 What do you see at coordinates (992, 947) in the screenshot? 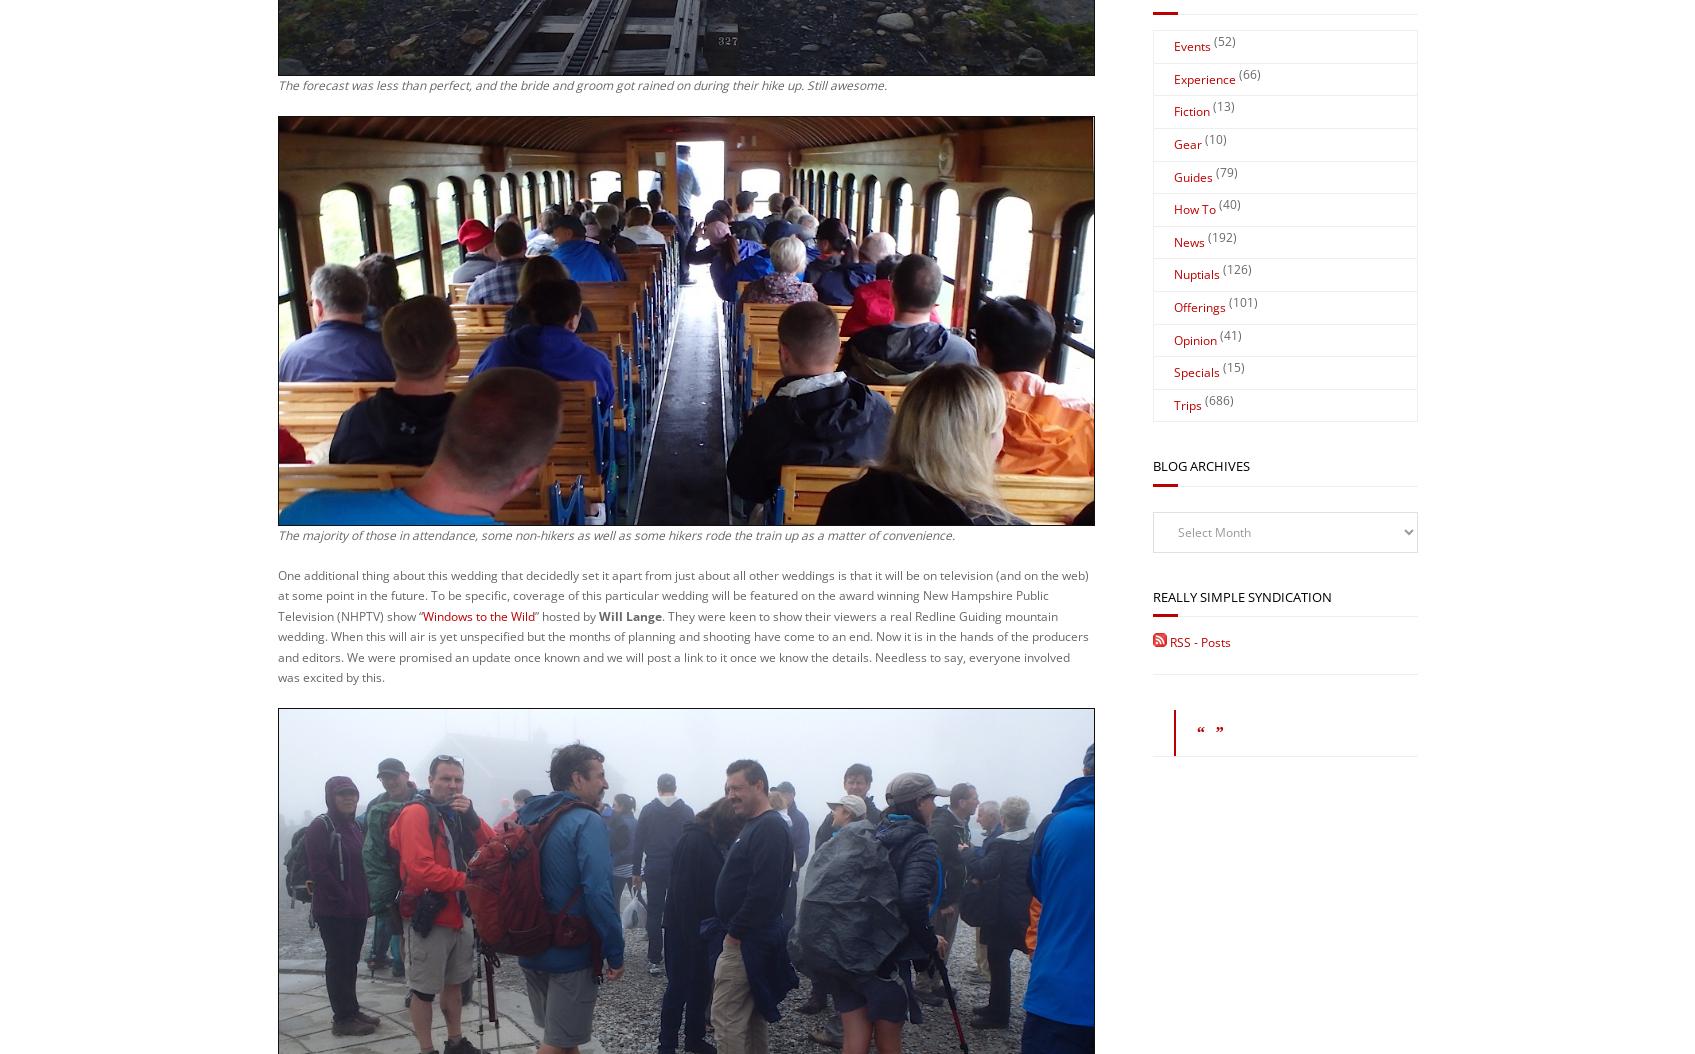
I see `'How We Work'` at bounding box center [992, 947].